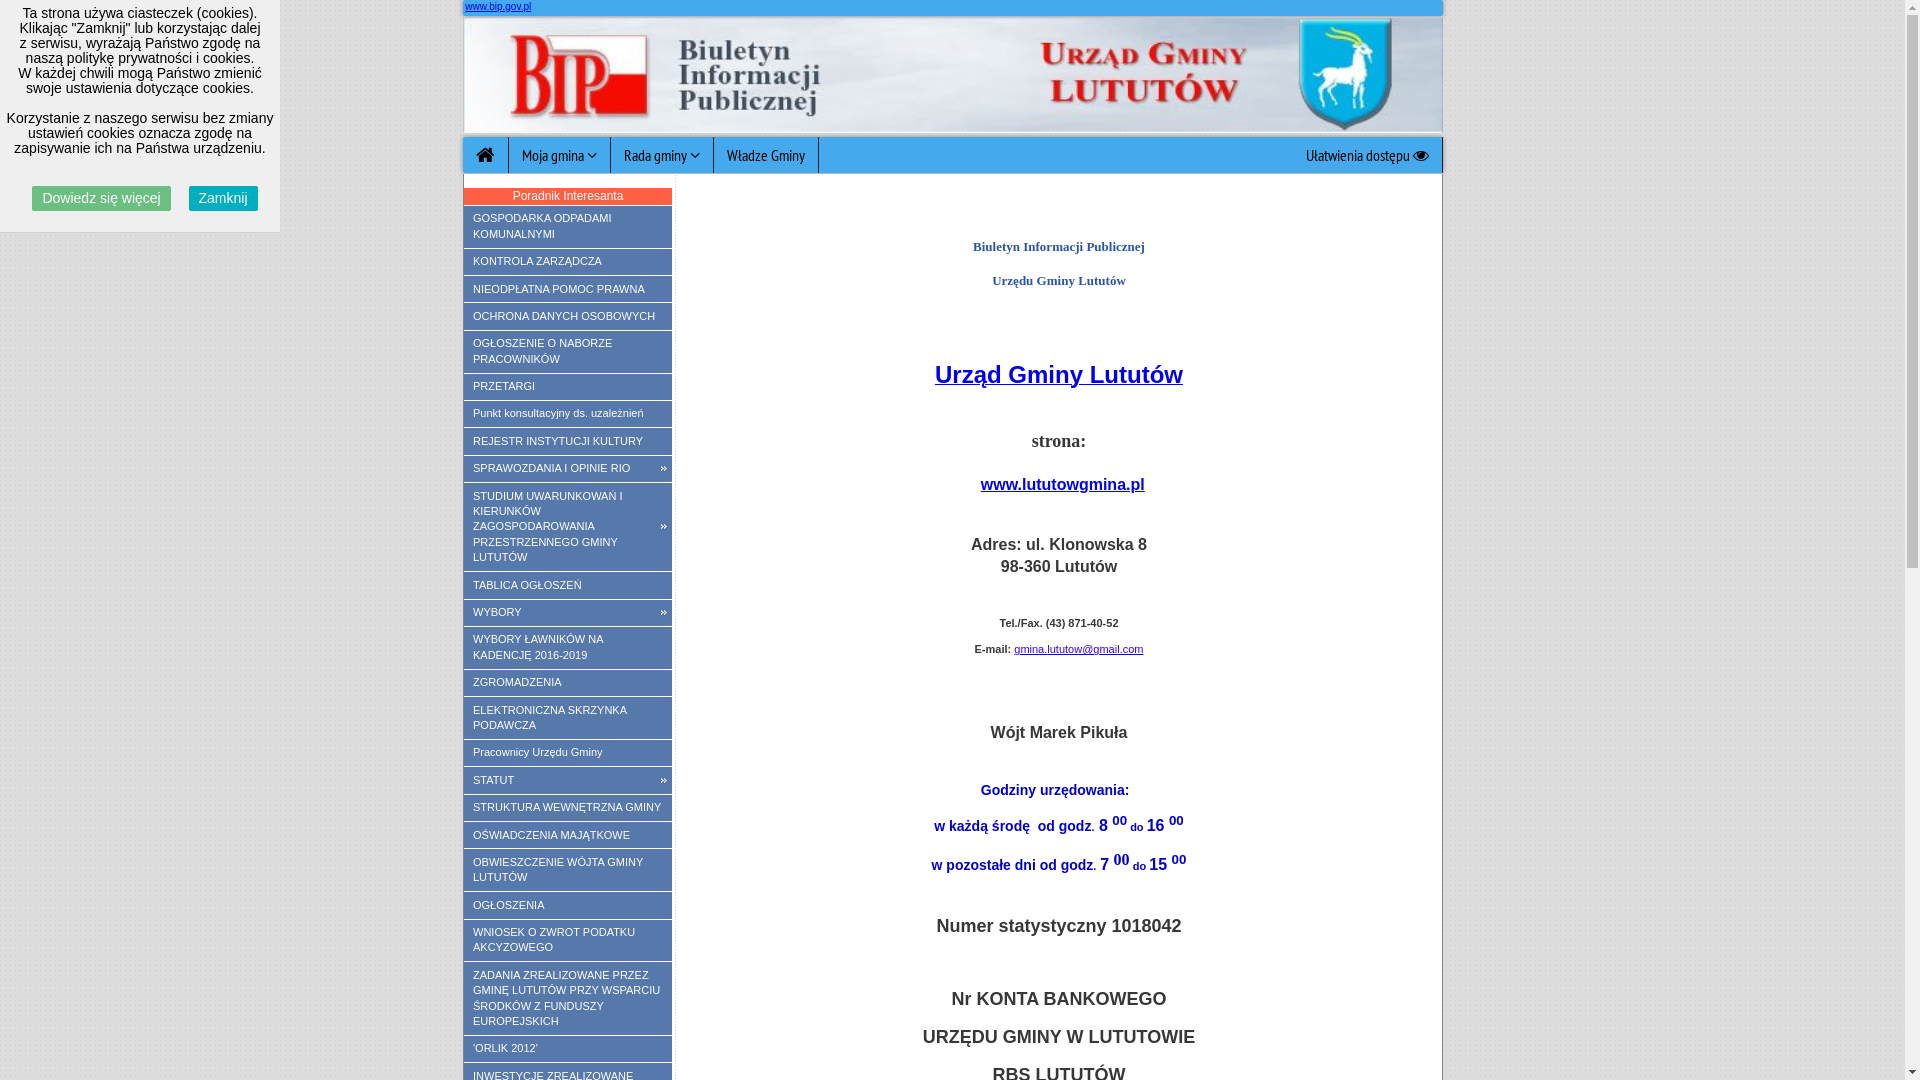  Describe the element at coordinates (1030, 648) in the screenshot. I see `'gmina.'` at that location.